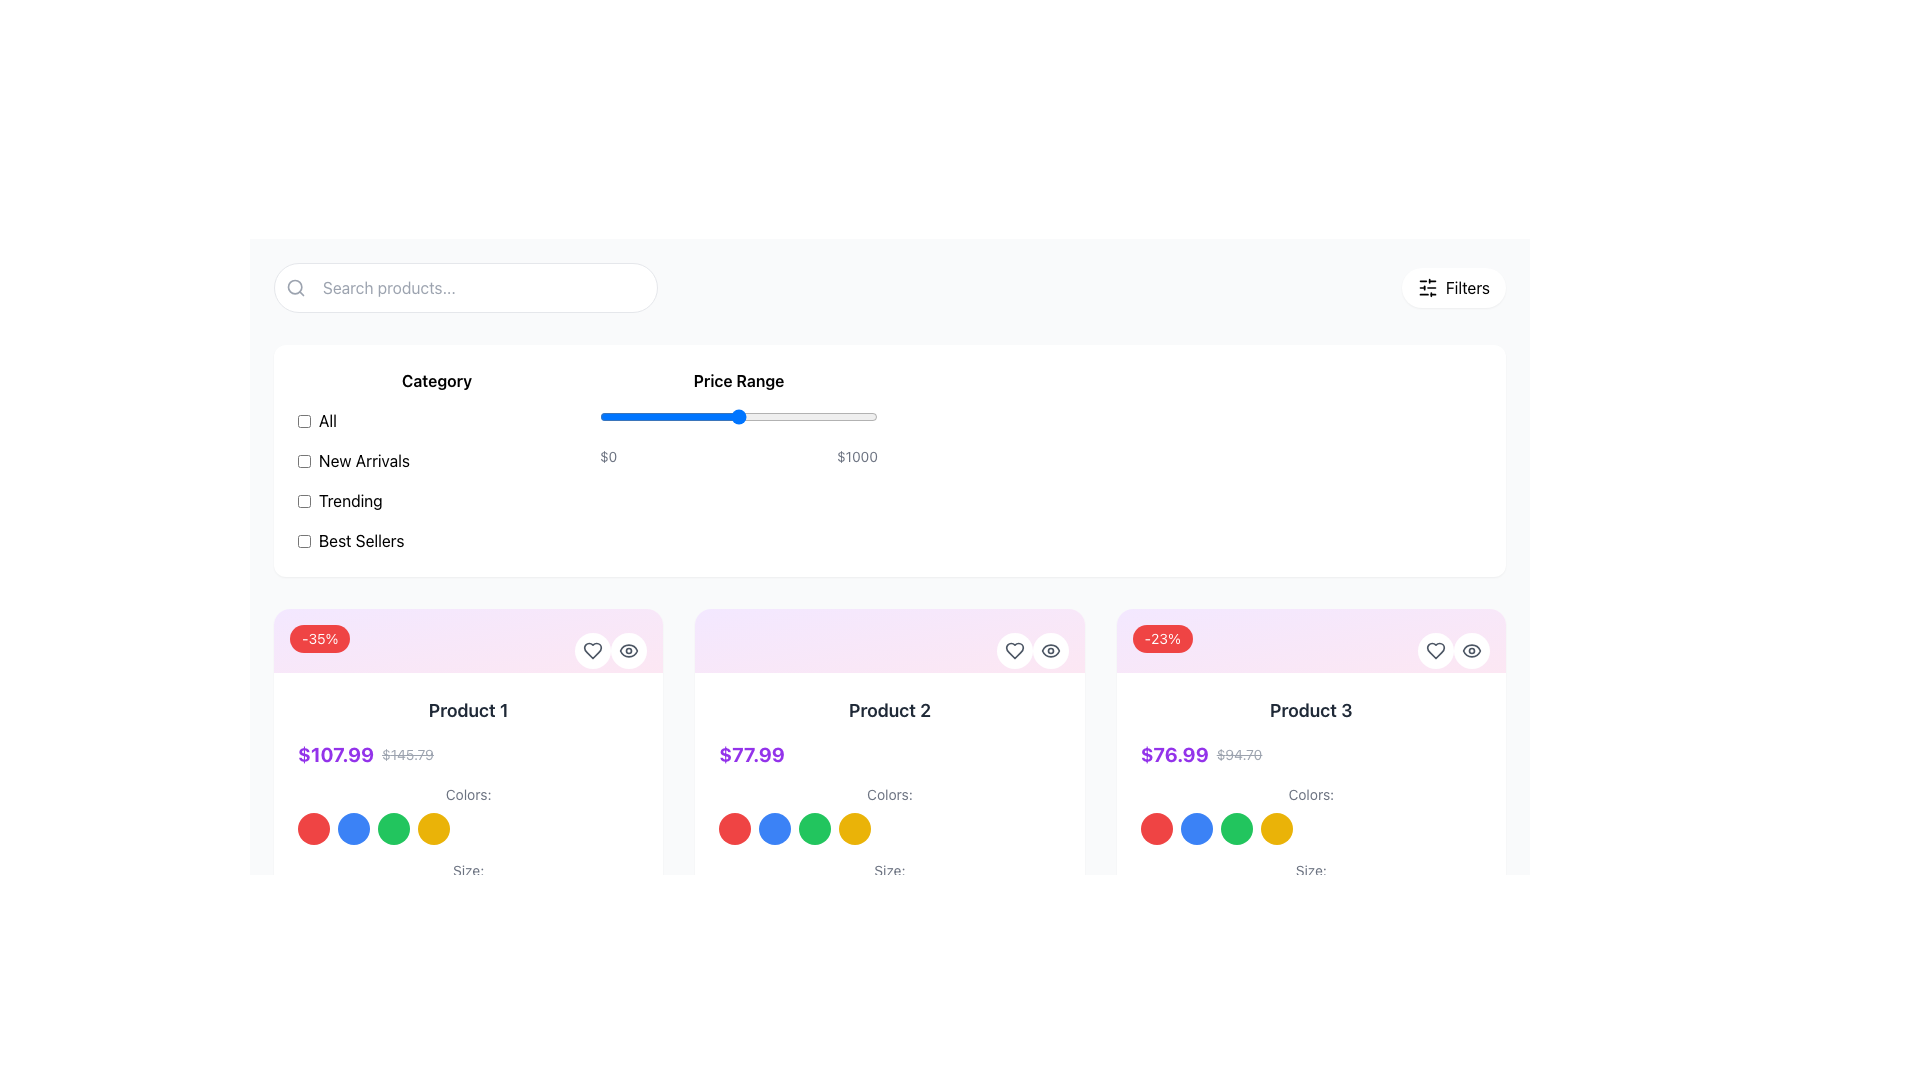 Image resolution: width=1920 pixels, height=1080 pixels. Describe the element at coordinates (1426, 288) in the screenshot. I see `the decorative SVG graphic icon representing the 'Filters' button located in the top-right corner of the layout` at that location.